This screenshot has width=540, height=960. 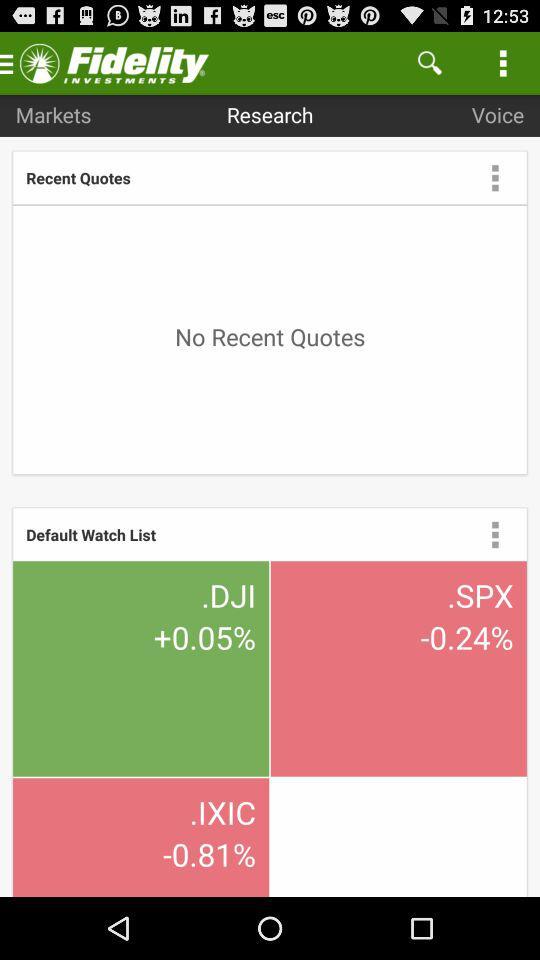 I want to click on item above the recent quotes app, so click(x=53, y=114).